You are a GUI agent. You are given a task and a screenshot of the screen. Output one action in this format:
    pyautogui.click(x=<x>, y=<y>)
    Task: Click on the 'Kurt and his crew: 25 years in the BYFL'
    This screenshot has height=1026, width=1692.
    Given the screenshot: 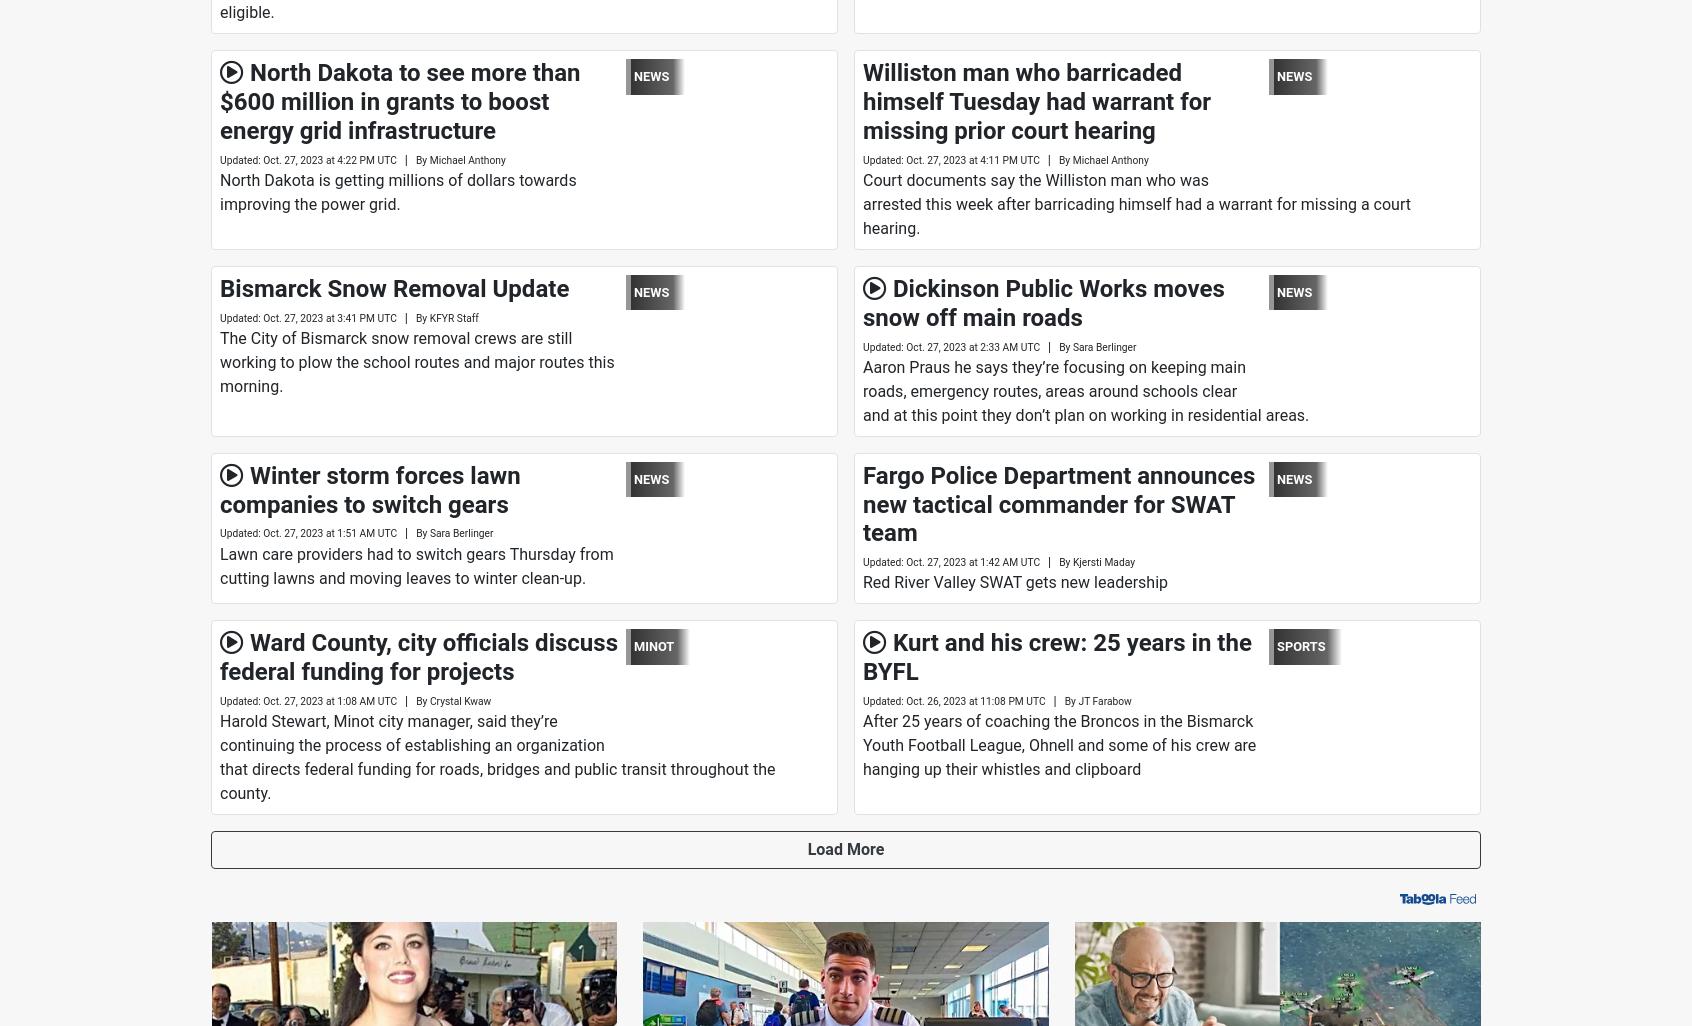 What is the action you would take?
    pyautogui.click(x=1055, y=657)
    